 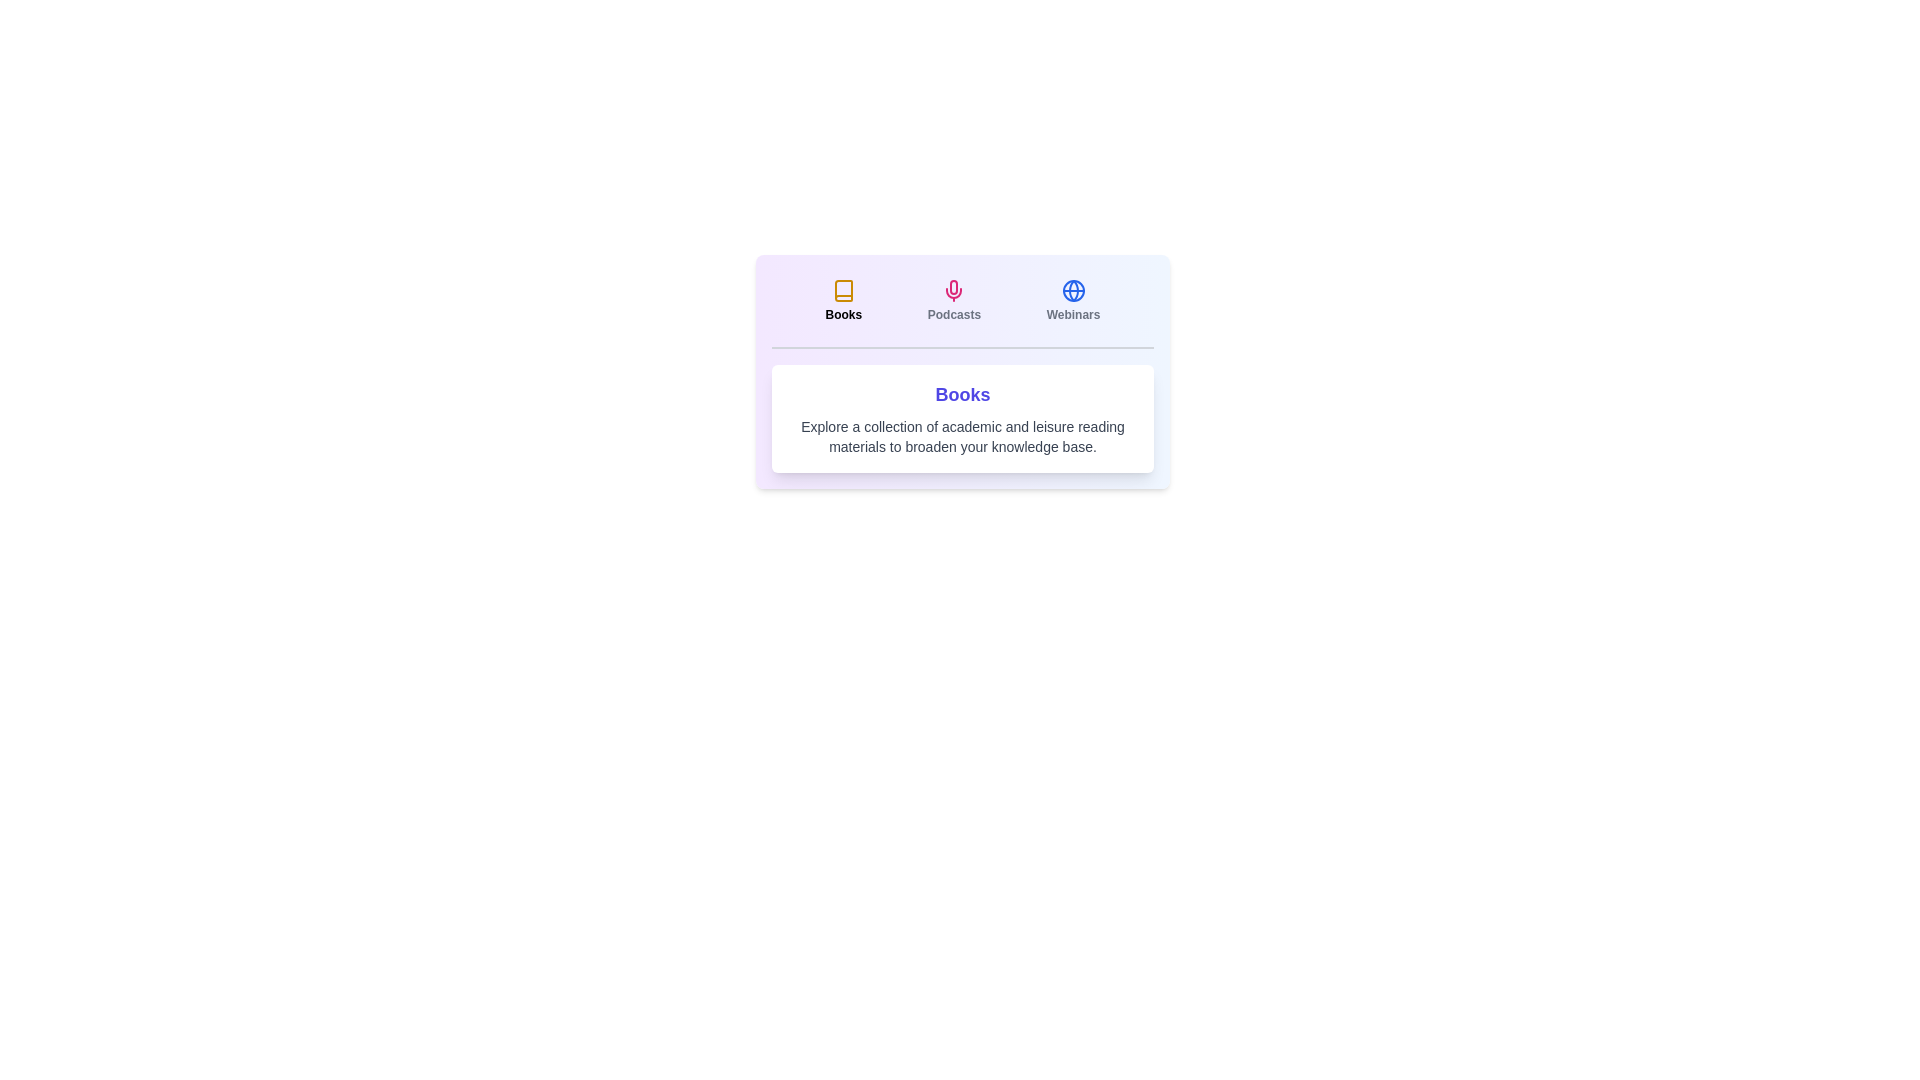 I want to click on the Books tab by clicking on it, so click(x=843, y=300).